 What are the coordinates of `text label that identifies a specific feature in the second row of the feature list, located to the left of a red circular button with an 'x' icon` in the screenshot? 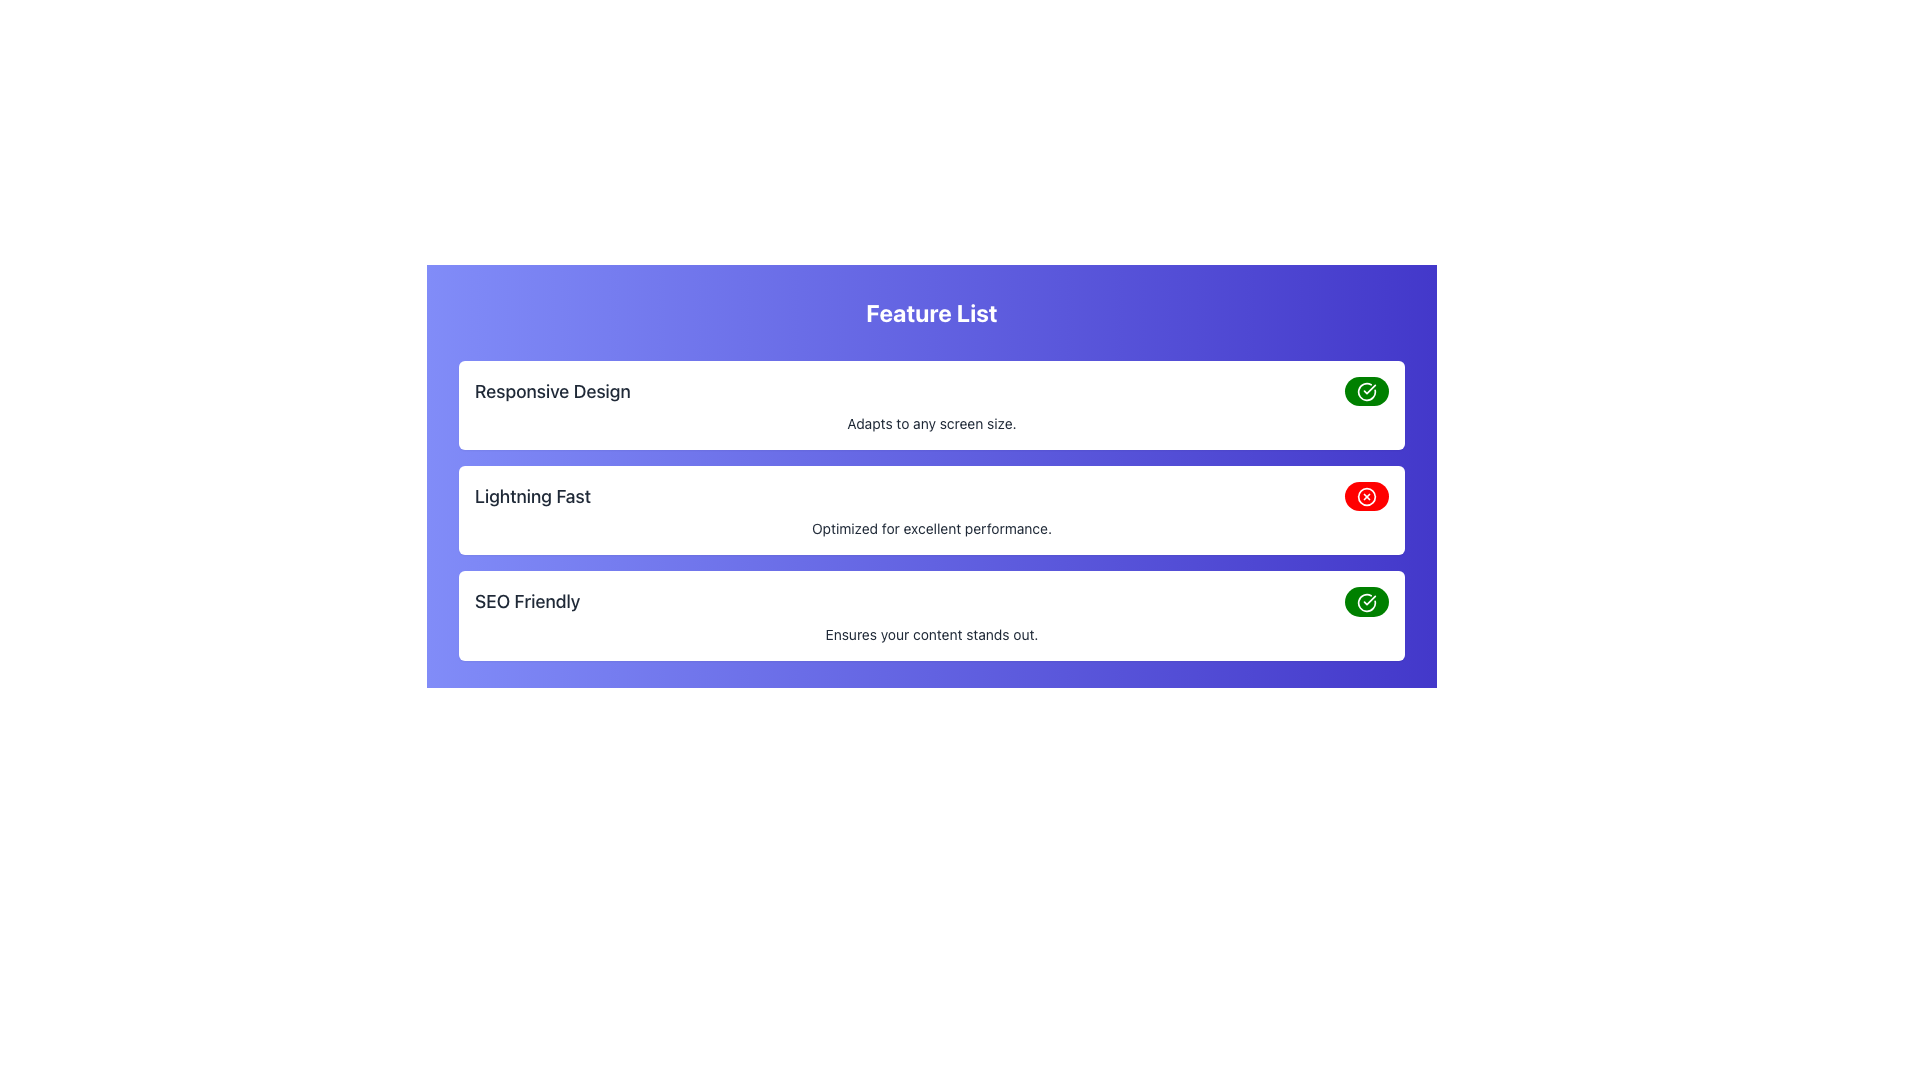 It's located at (532, 495).